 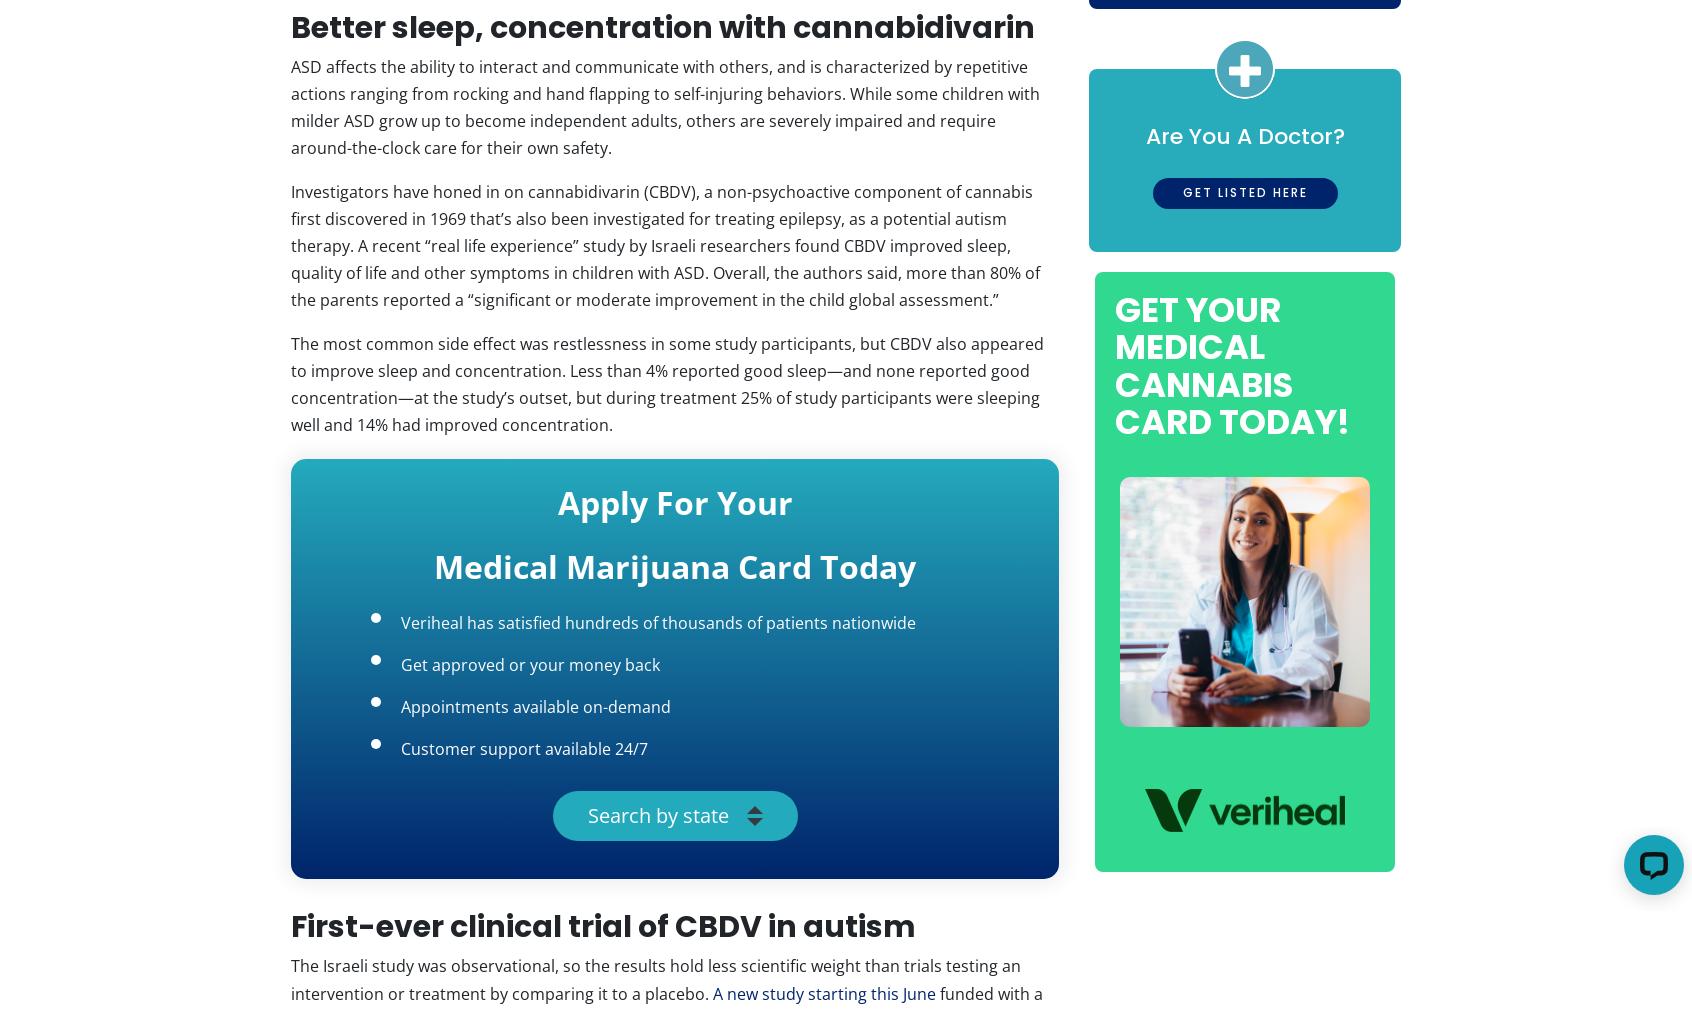 What do you see at coordinates (667, 383) in the screenshot?
I see `'The most common side effect was restlessness in some study participants, but CBDV also appeared to improve sleep and concentration. Less than 4% reported good sleep—and none reported good concentration—at the study’s outset, but during treatment 25% of study participants were sleeping well and 14% had improved concentration.'` at bounding box center [667, 383].